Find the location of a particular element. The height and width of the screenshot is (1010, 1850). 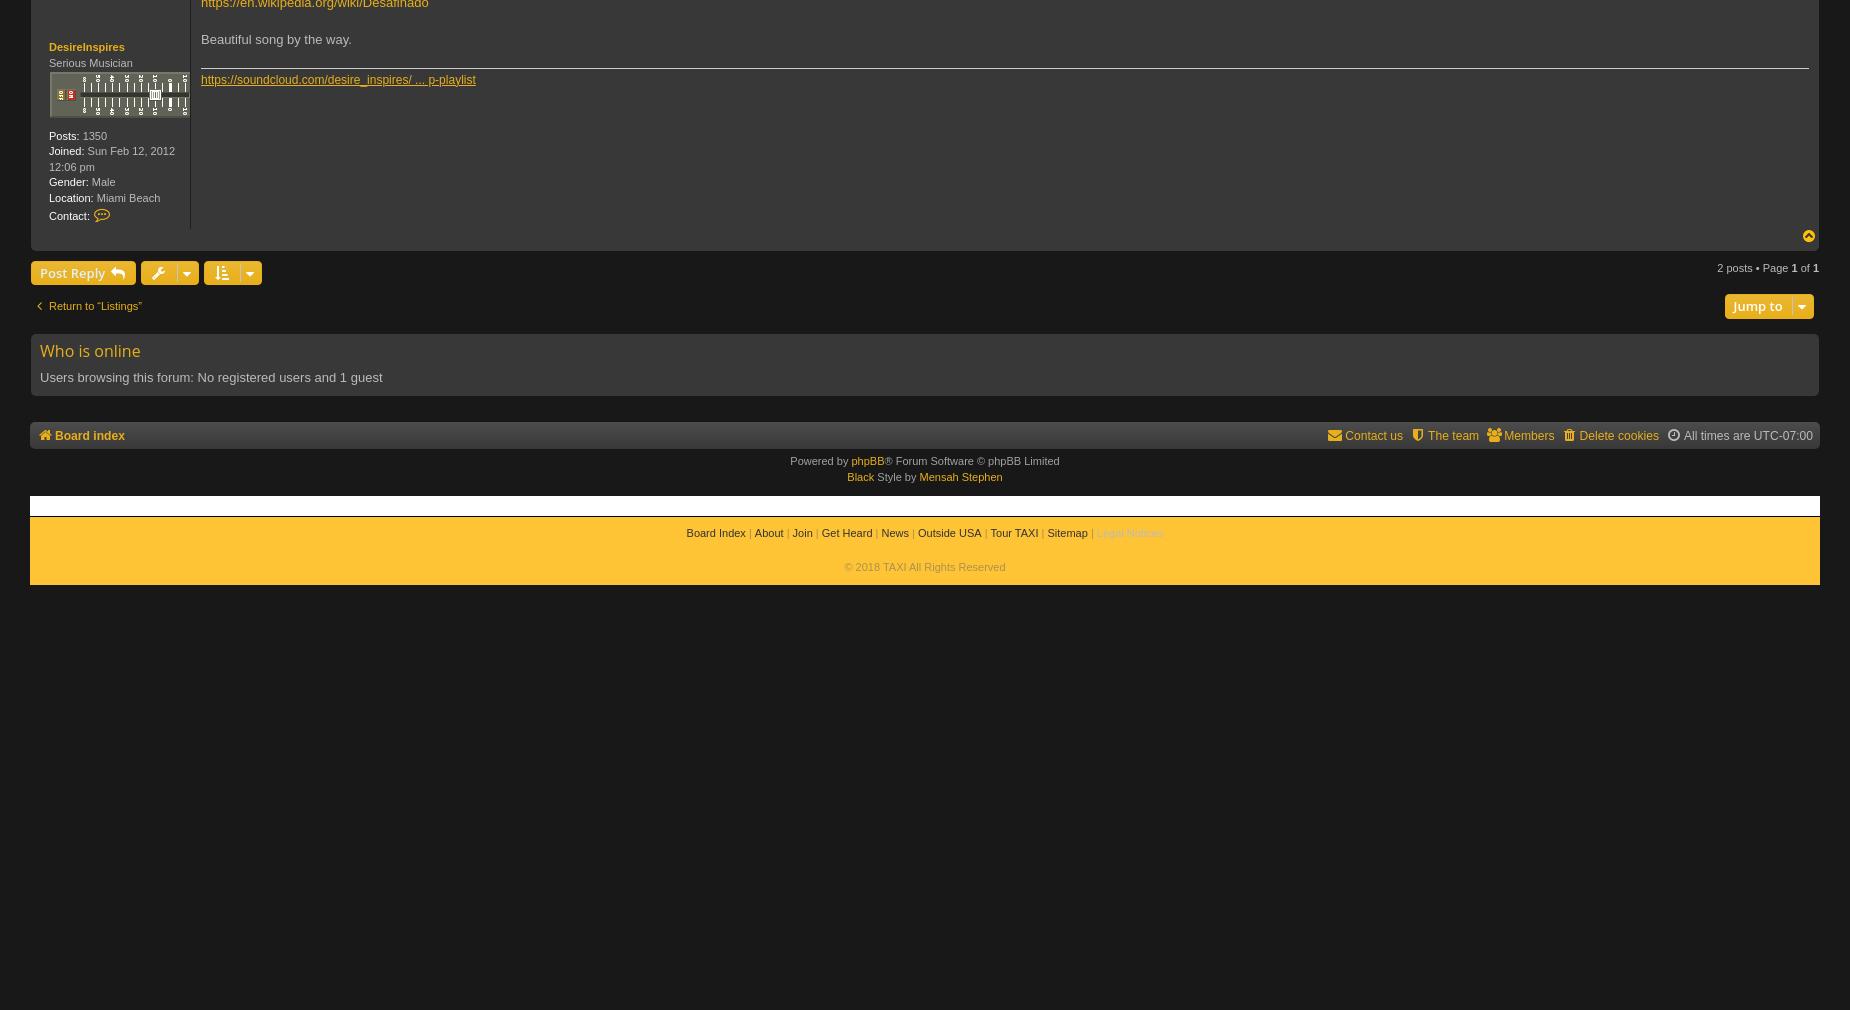

'Contact:' is located at coordinates (68, 215).